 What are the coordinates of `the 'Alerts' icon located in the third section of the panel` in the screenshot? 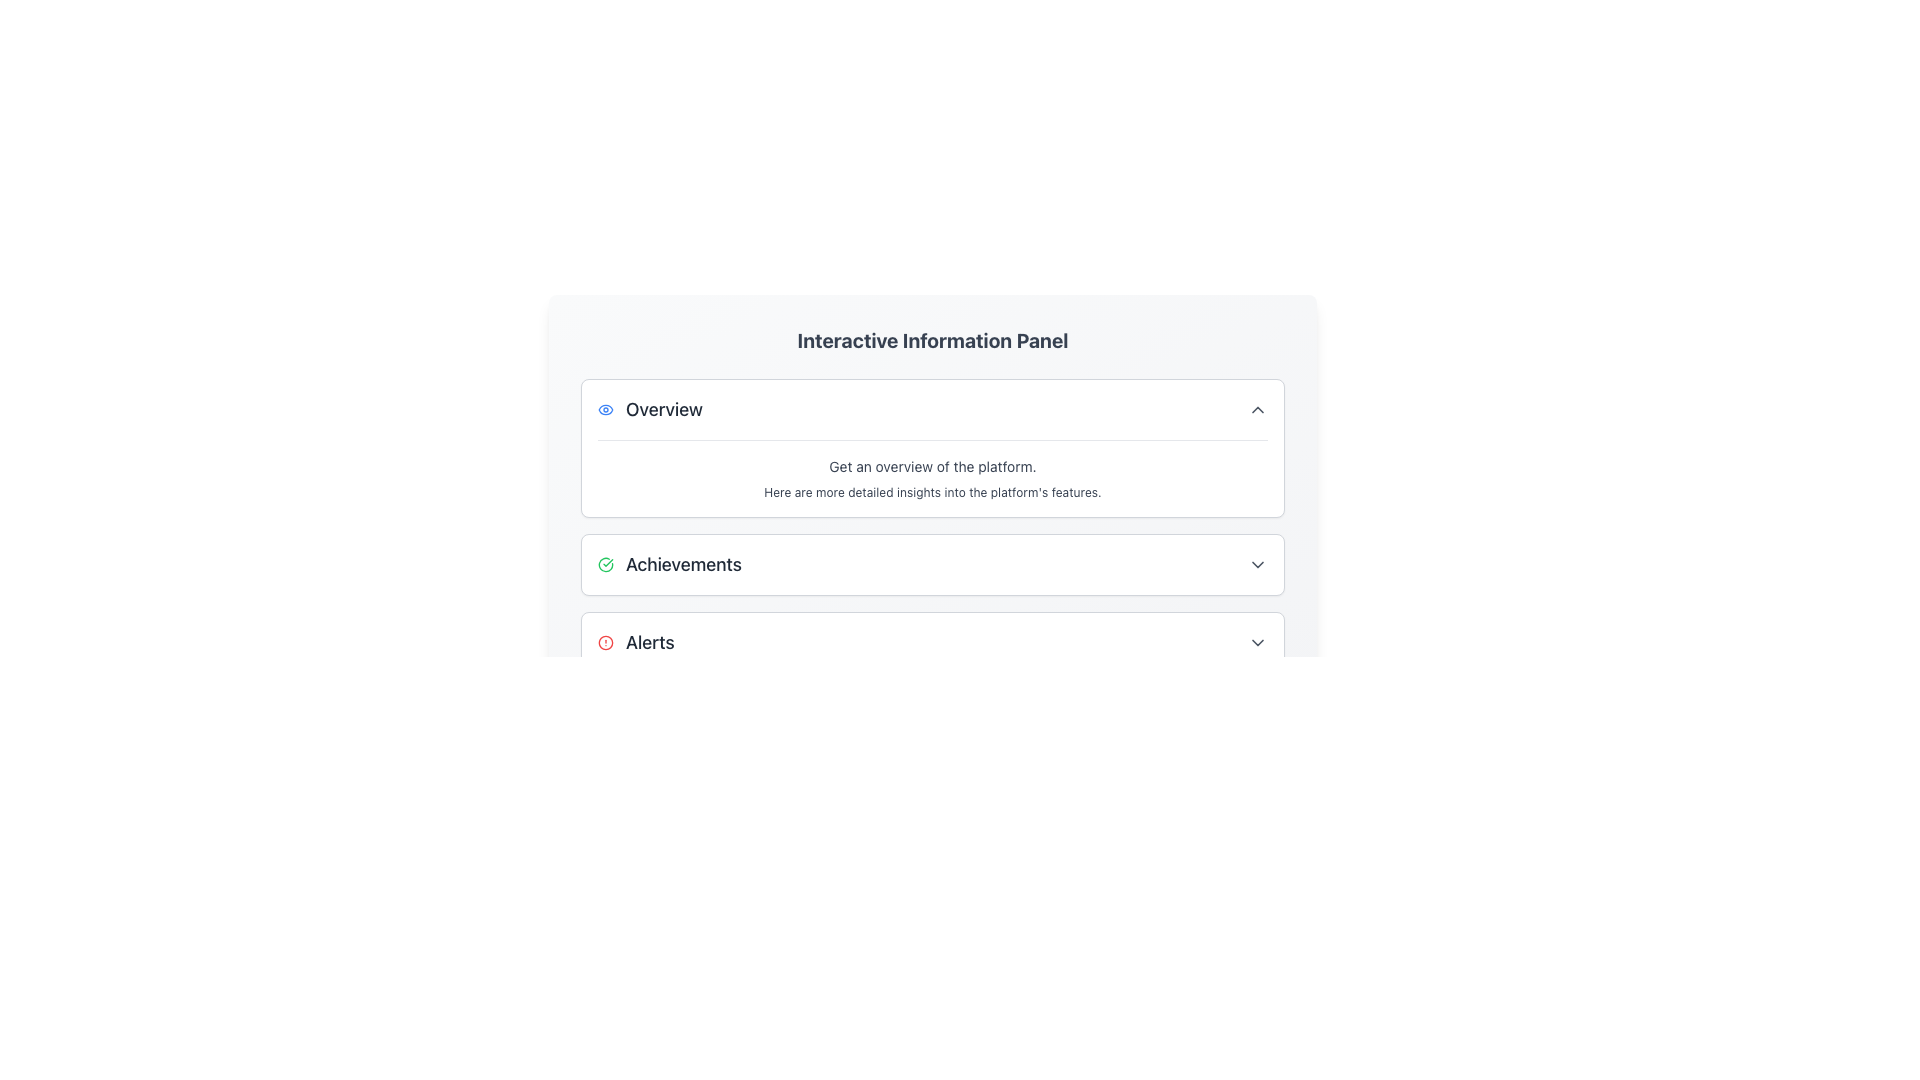 It's located at (604, 643).